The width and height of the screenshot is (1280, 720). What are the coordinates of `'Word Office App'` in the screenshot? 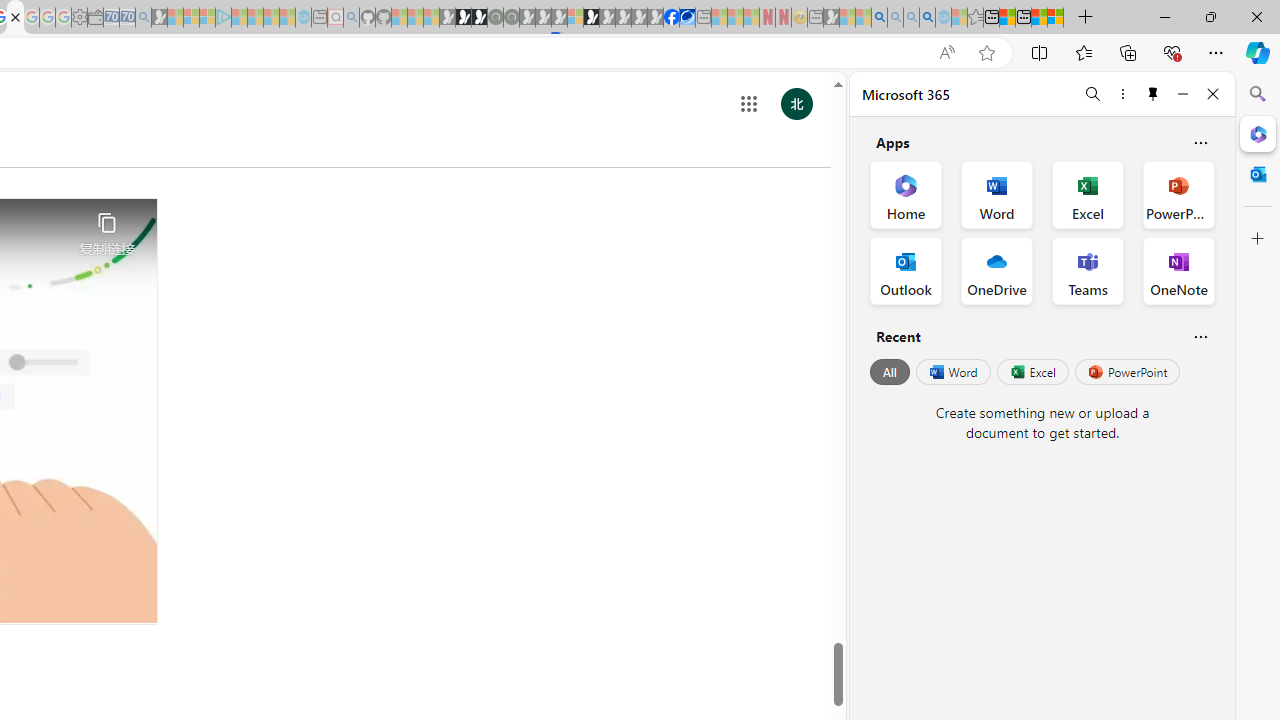 It's located at (997, 195).